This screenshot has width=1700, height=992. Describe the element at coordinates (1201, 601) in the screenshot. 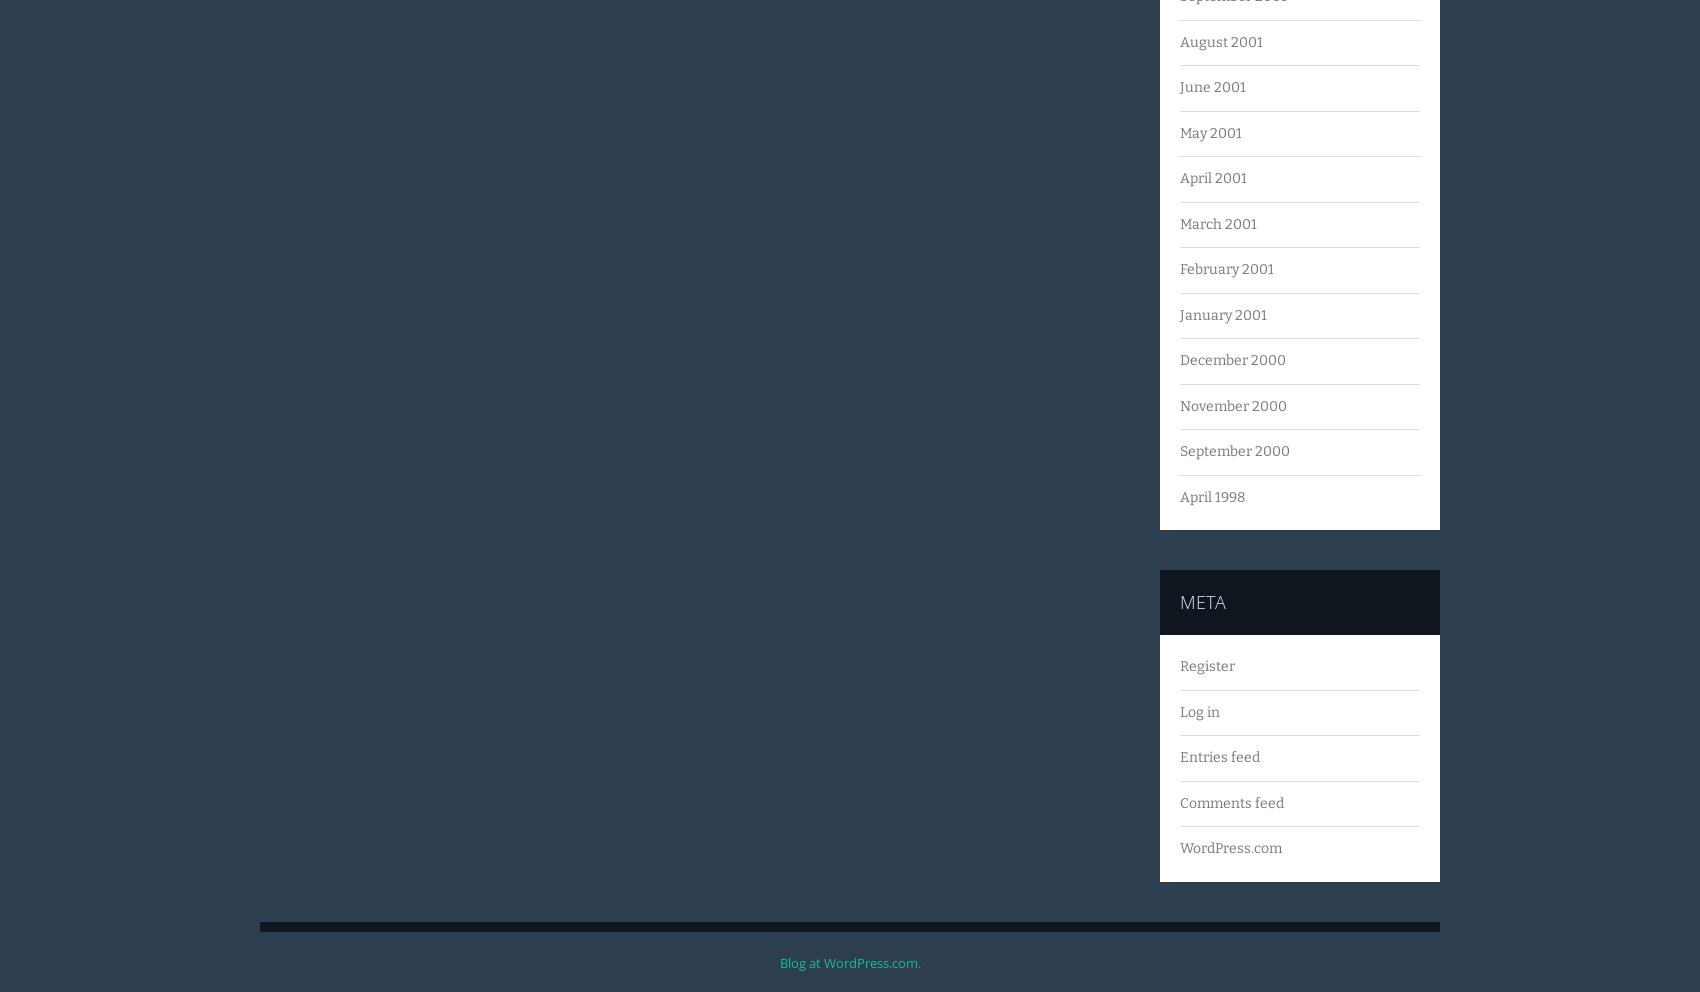

I see `'Meta'` at that location.